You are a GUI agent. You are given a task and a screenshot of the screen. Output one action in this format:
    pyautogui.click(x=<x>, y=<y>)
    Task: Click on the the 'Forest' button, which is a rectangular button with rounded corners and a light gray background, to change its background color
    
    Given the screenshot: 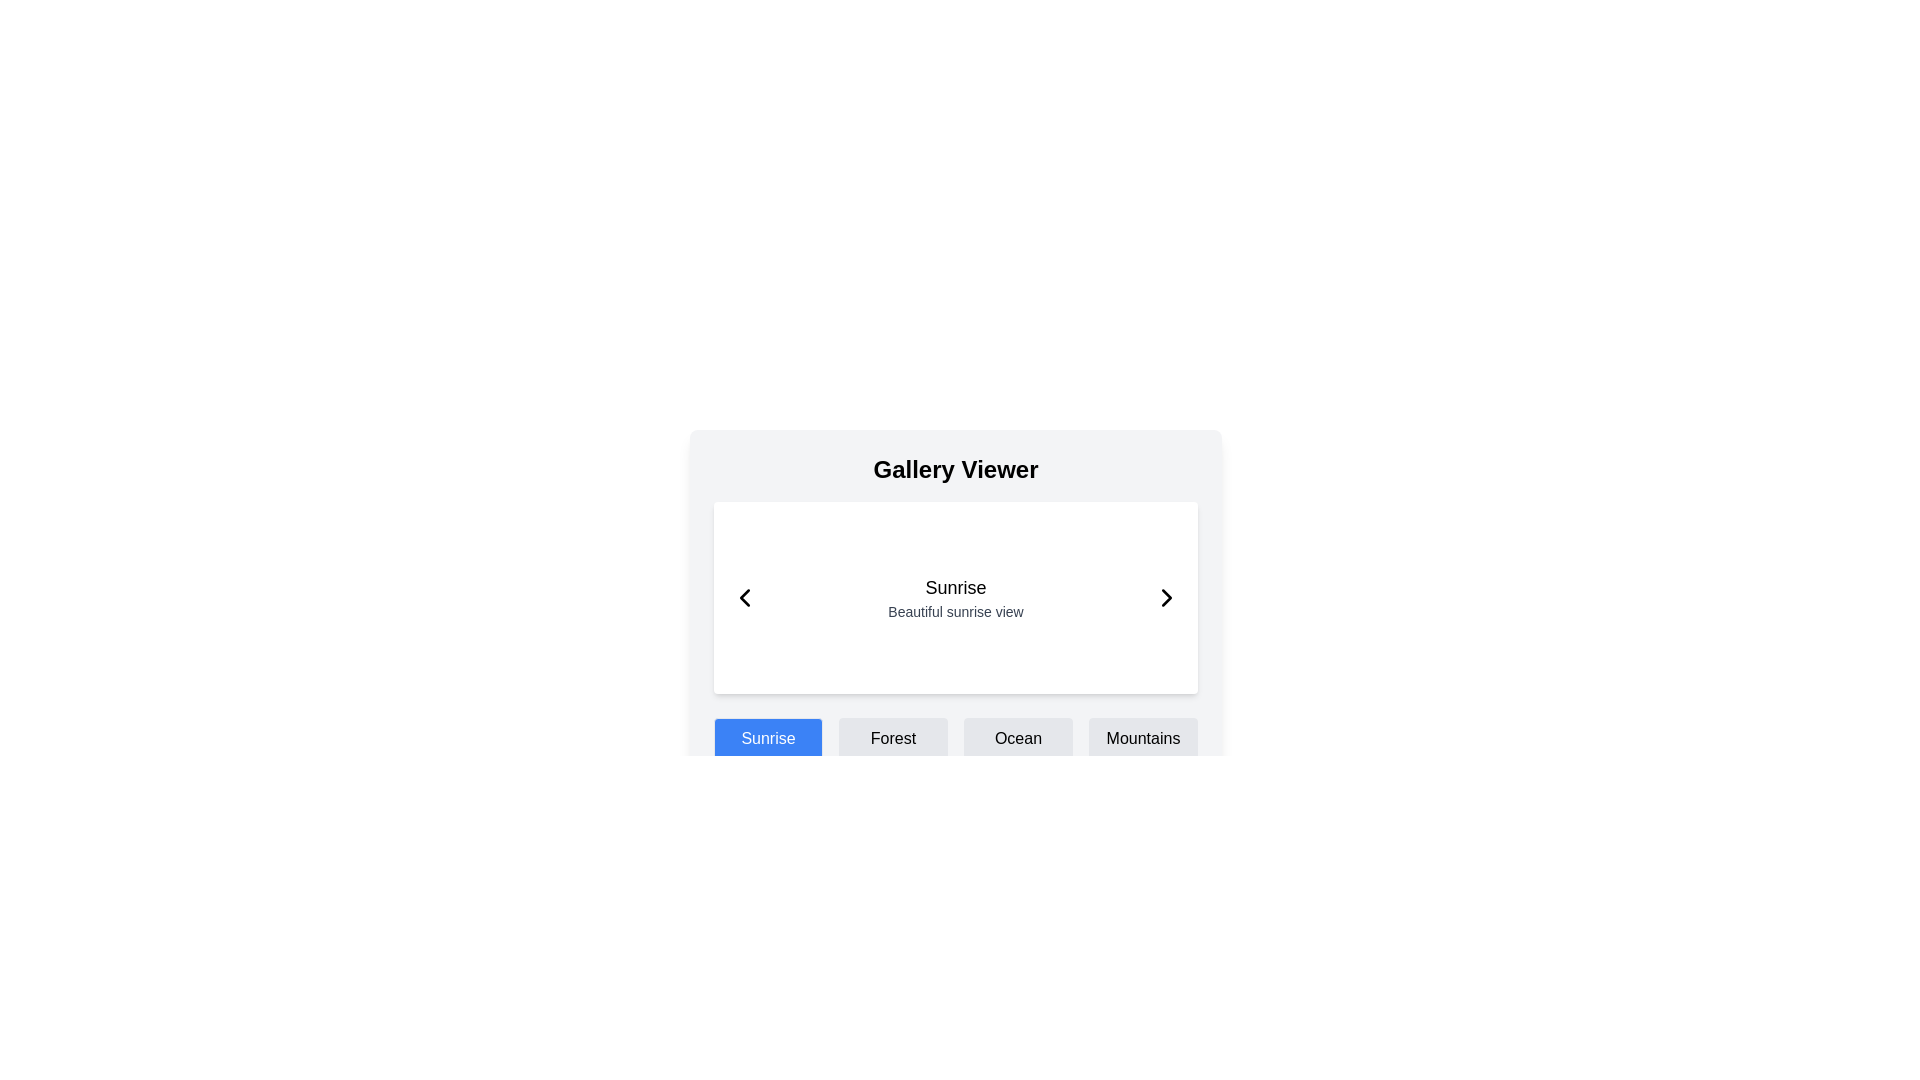 What is the action you would take?
    pyautogui.click(x=892, y=739)
    